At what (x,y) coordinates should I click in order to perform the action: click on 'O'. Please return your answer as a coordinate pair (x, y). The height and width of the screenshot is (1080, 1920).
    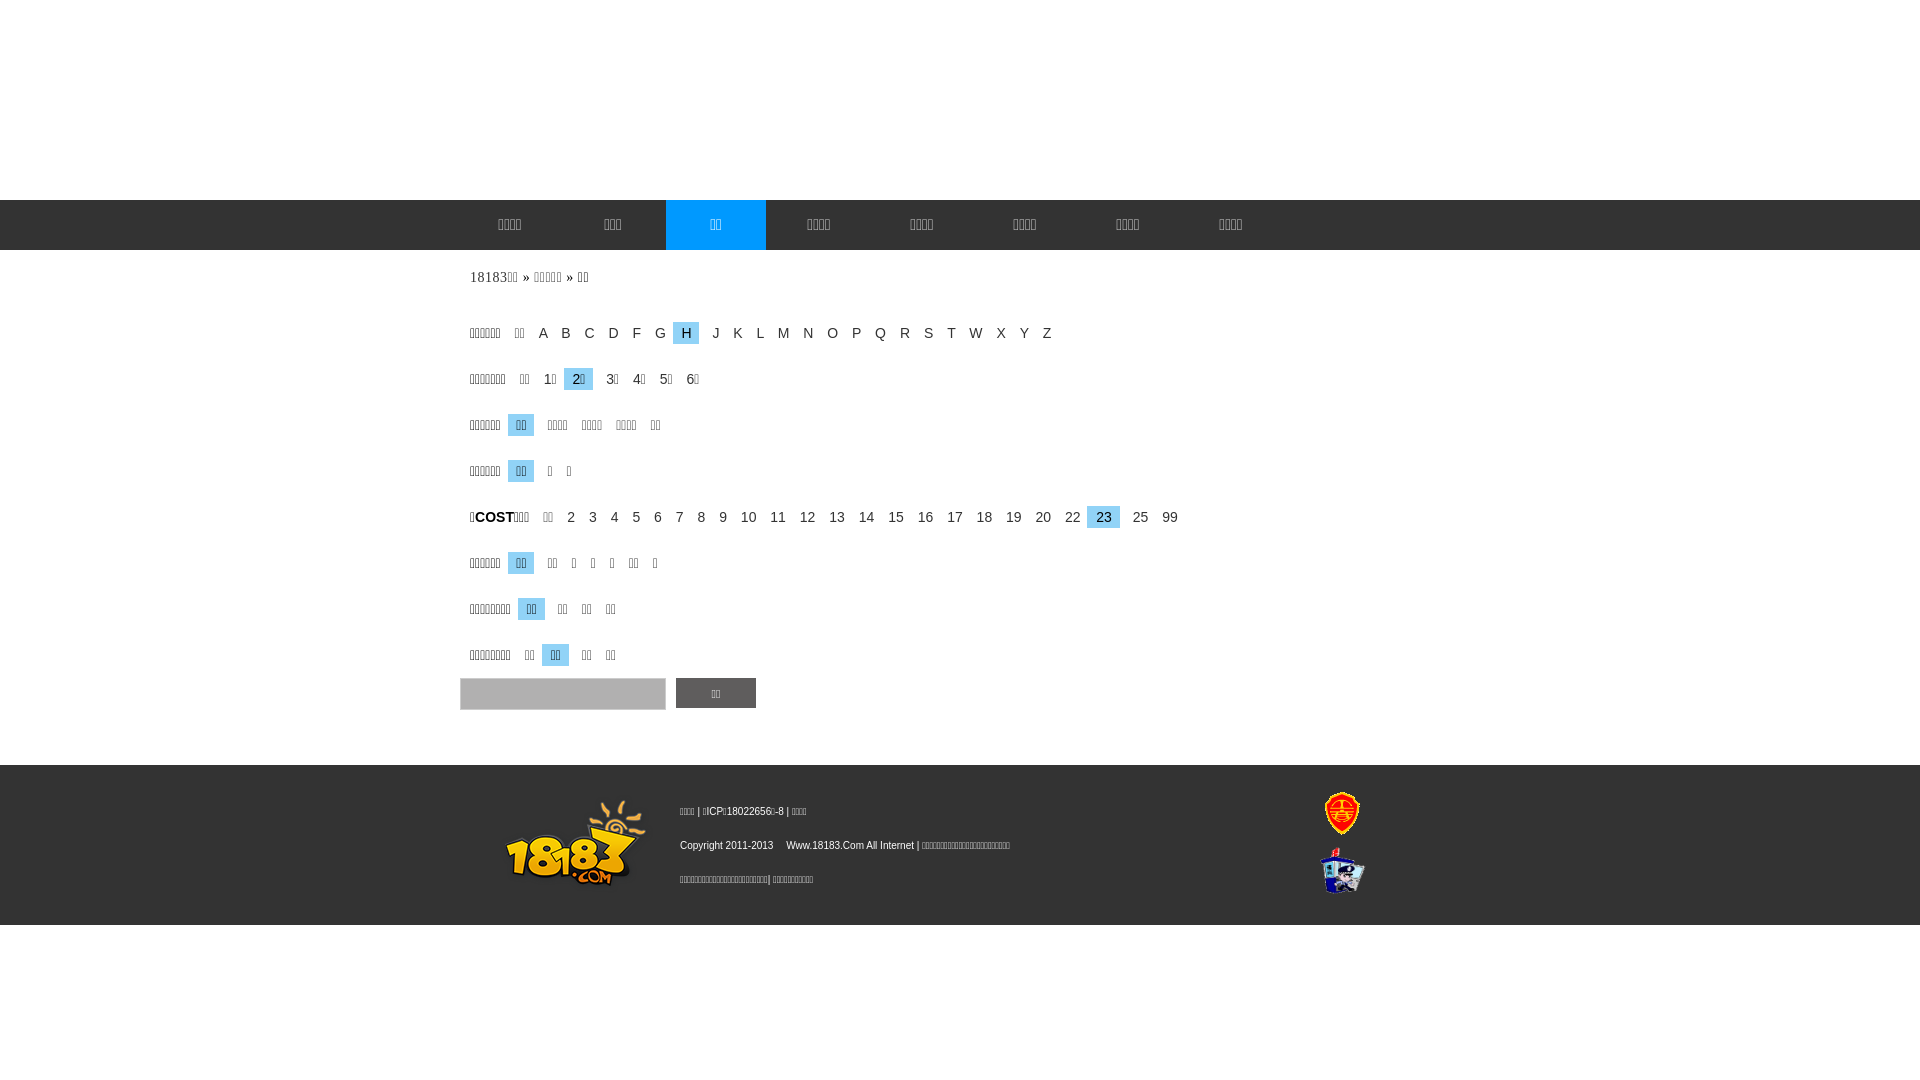
    Looking at the image, I should click on (827, 331).